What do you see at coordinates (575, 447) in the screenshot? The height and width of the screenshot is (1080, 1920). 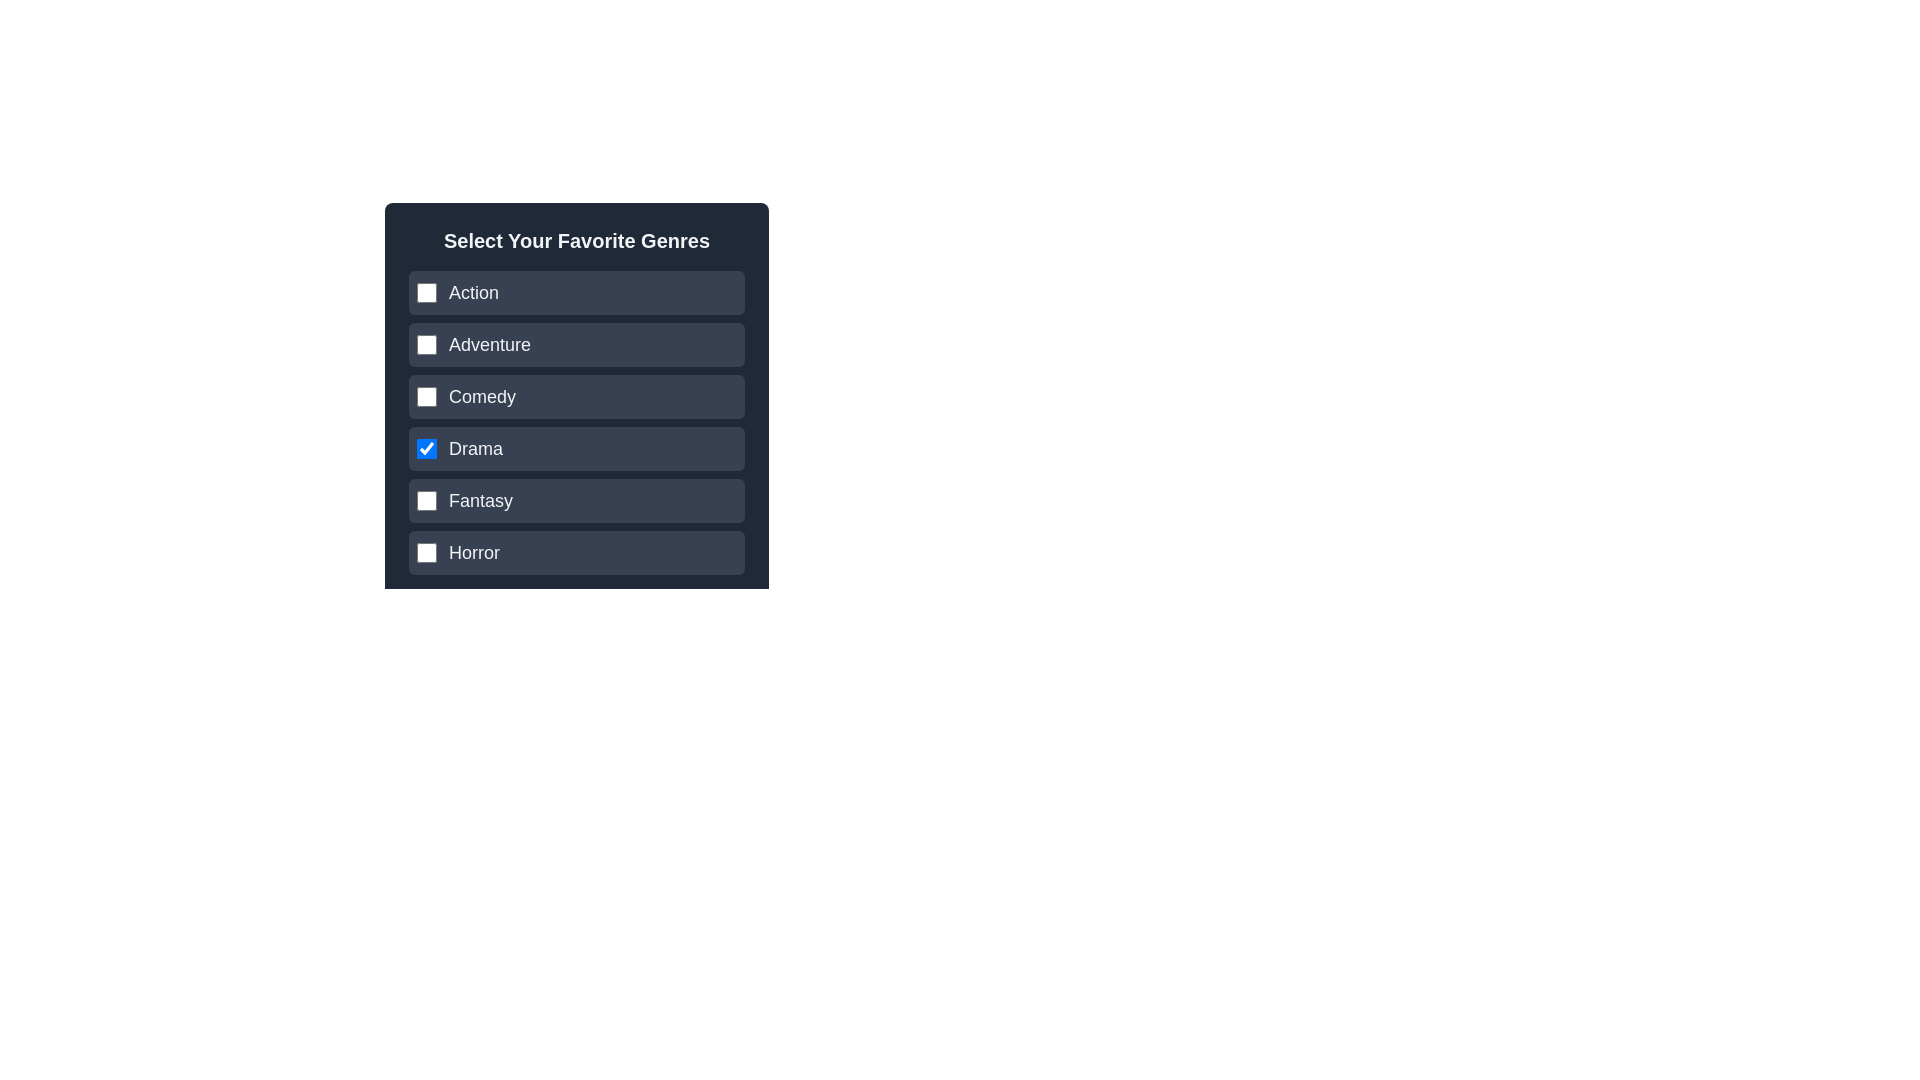 I see `the checkbox for the genre 'Drama'` at bounding box center [575, 447].